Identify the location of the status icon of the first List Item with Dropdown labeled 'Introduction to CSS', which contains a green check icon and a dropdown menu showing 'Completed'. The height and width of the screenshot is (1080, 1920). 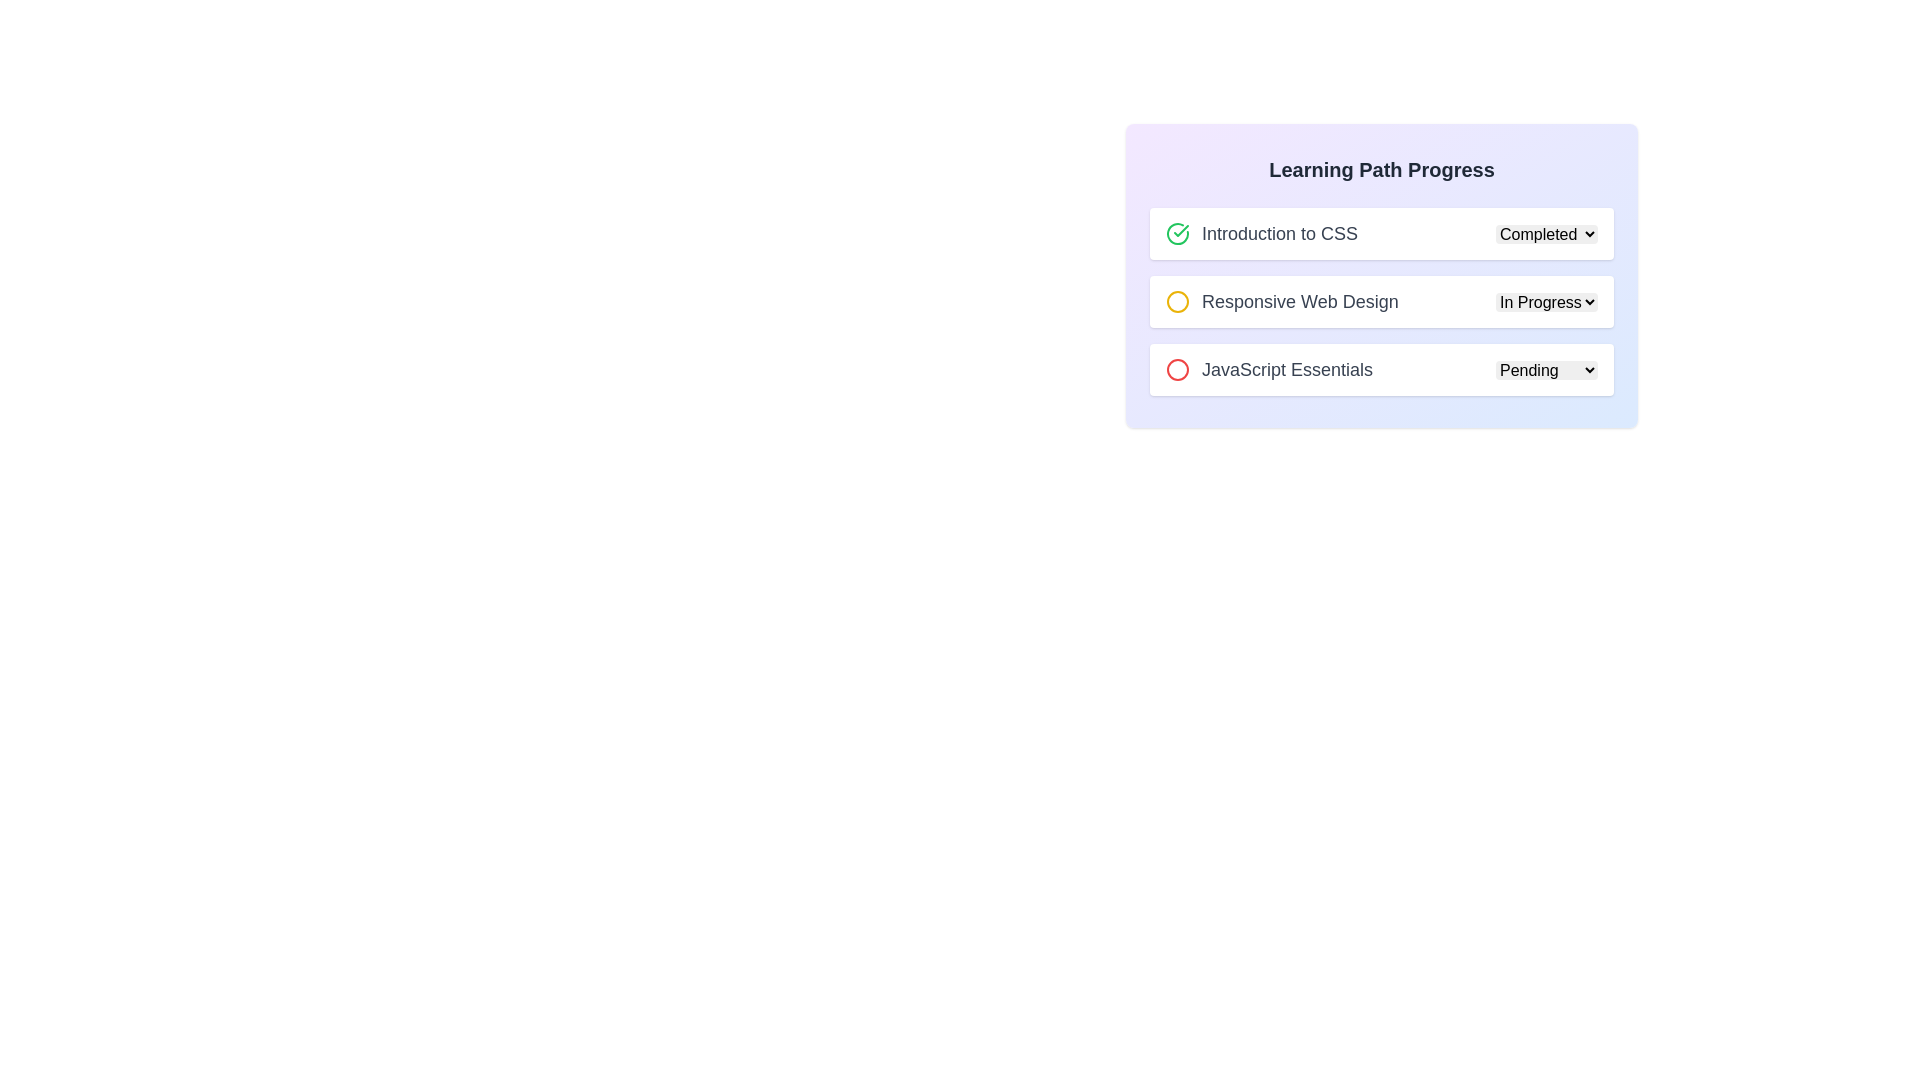
(1381, 233).